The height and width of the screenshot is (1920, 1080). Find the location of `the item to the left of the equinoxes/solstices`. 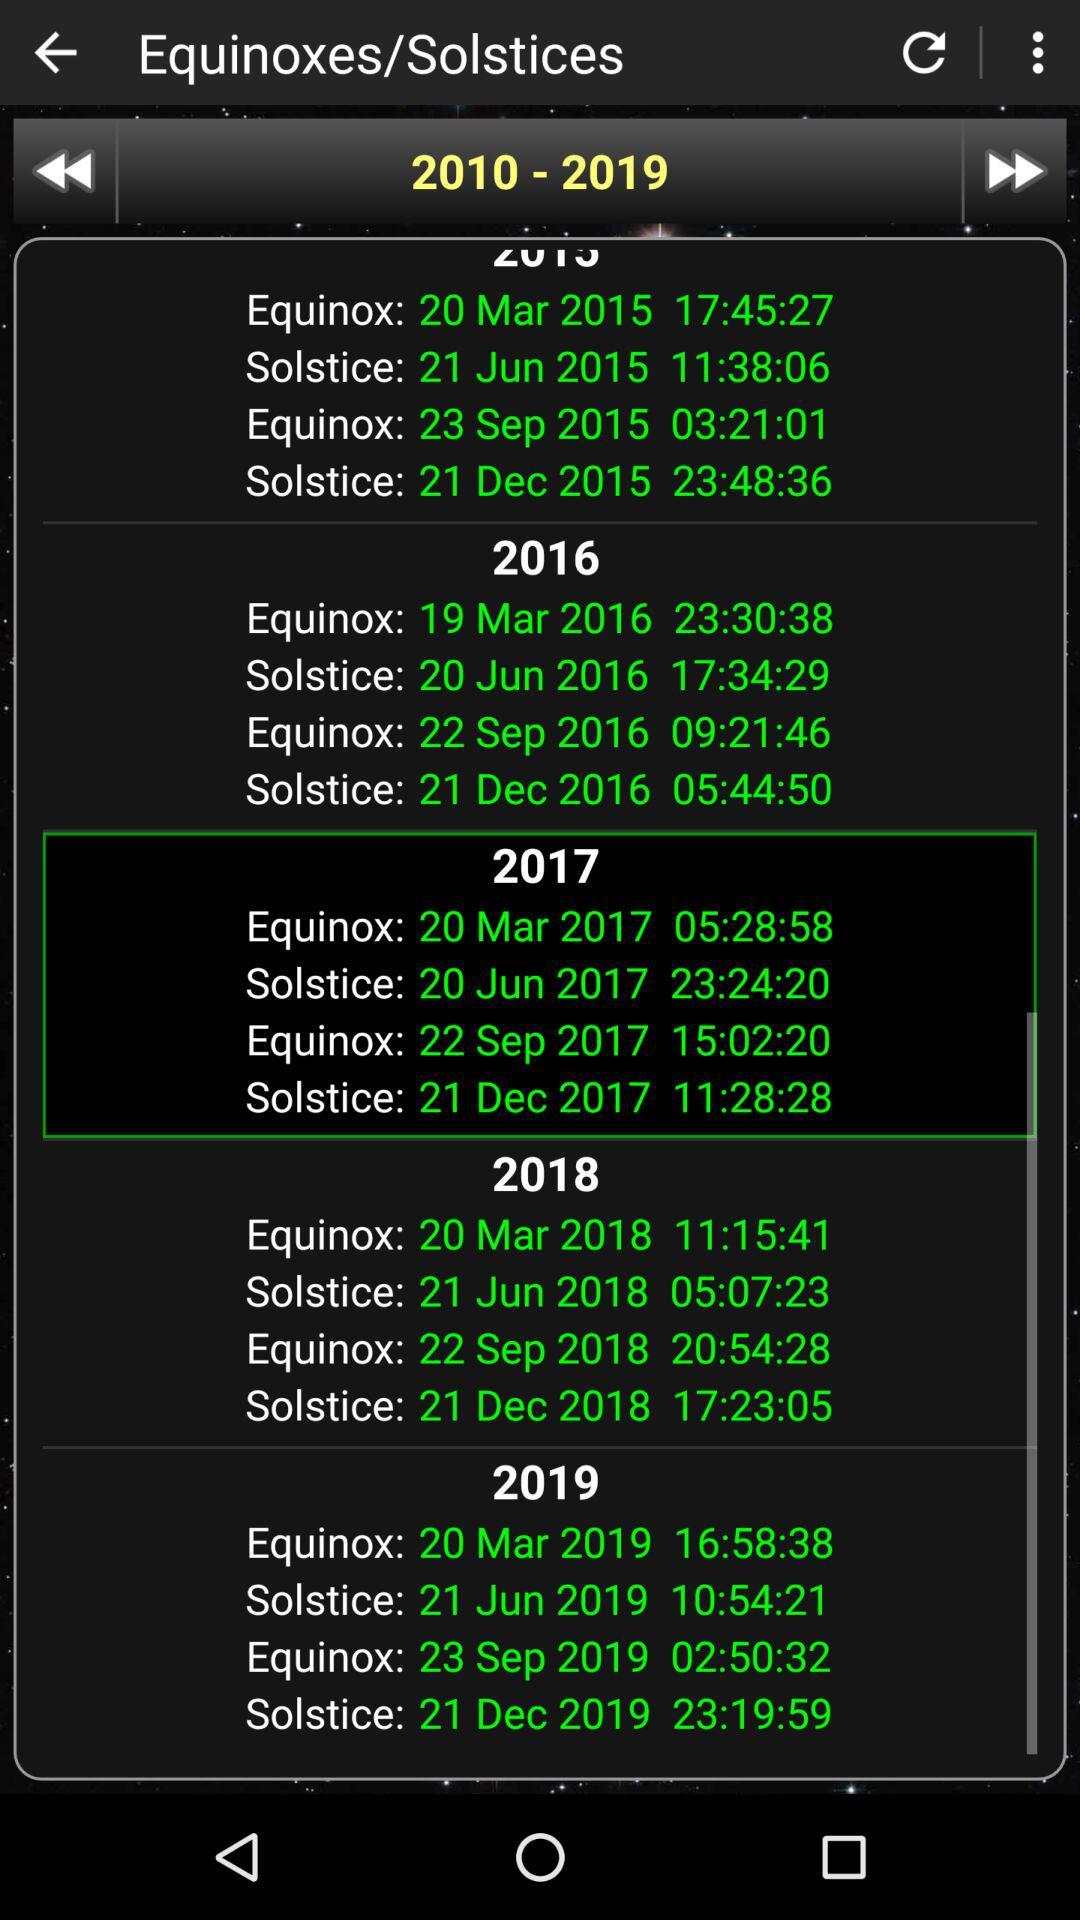

the item to the left of the equinoxes/solstices is located at coordinates (54, 52).